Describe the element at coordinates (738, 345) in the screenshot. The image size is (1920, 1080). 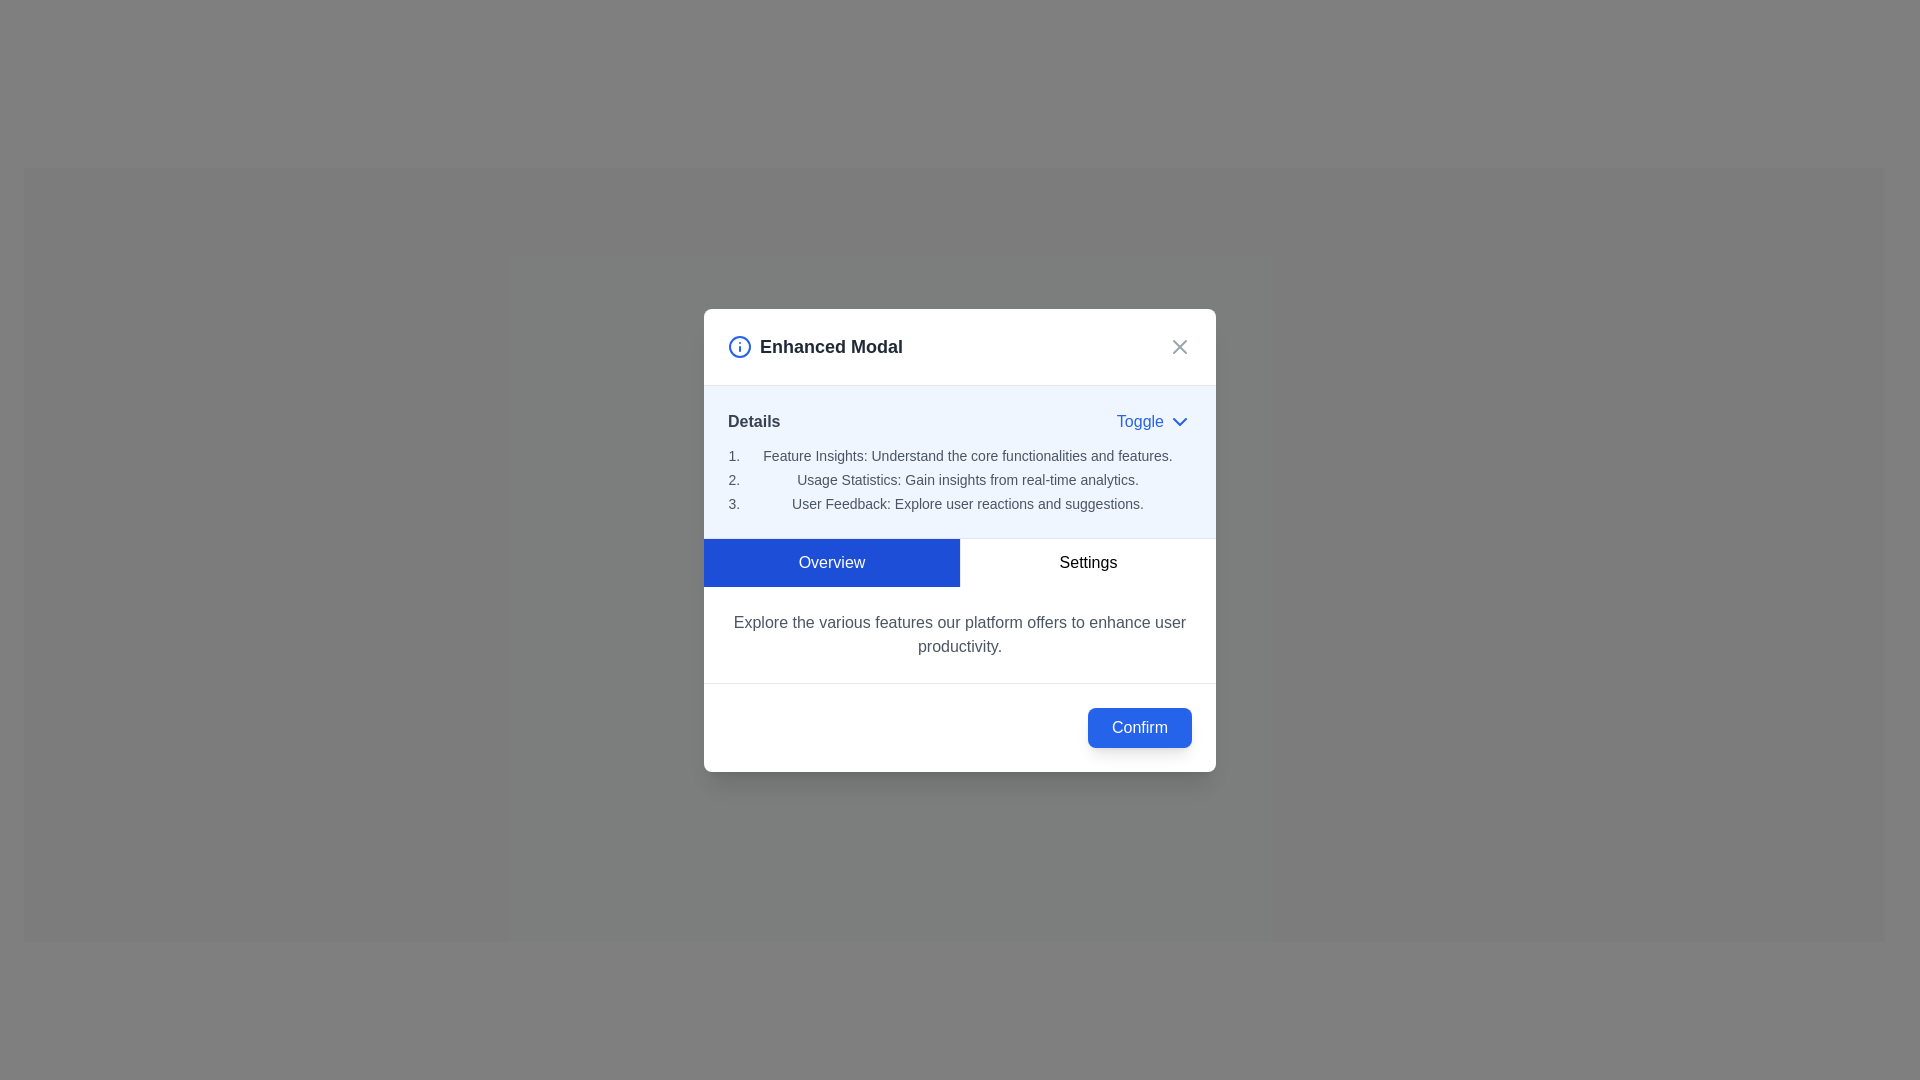
I see `the Icon component located at the top-left region of the modal, near the title 'Enhanced Modal'` at that location.